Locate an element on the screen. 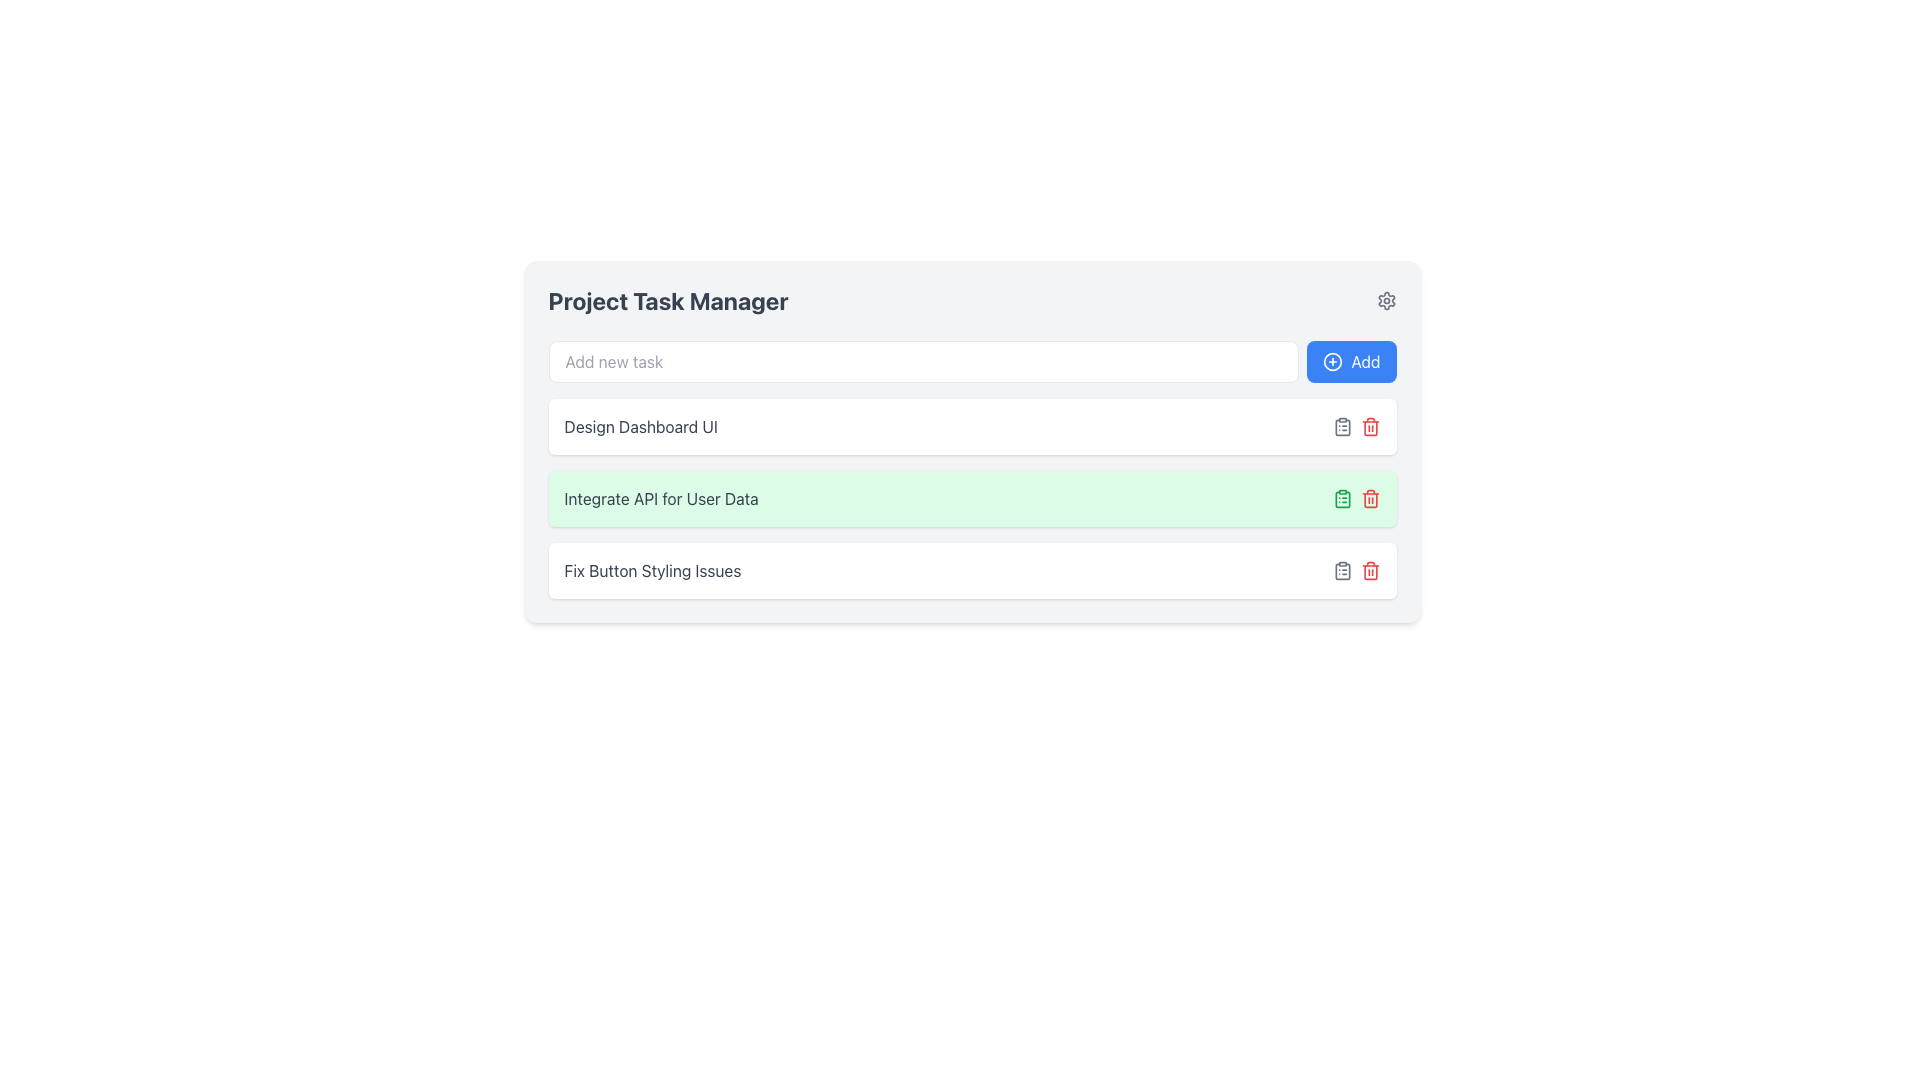 This screenshot has height=1080, width=1920. the icon button located to the left of the red-colored trash bin in the third row of the task list labeled 'Integrate API for User Data' is located at coordinates (1342, 570).